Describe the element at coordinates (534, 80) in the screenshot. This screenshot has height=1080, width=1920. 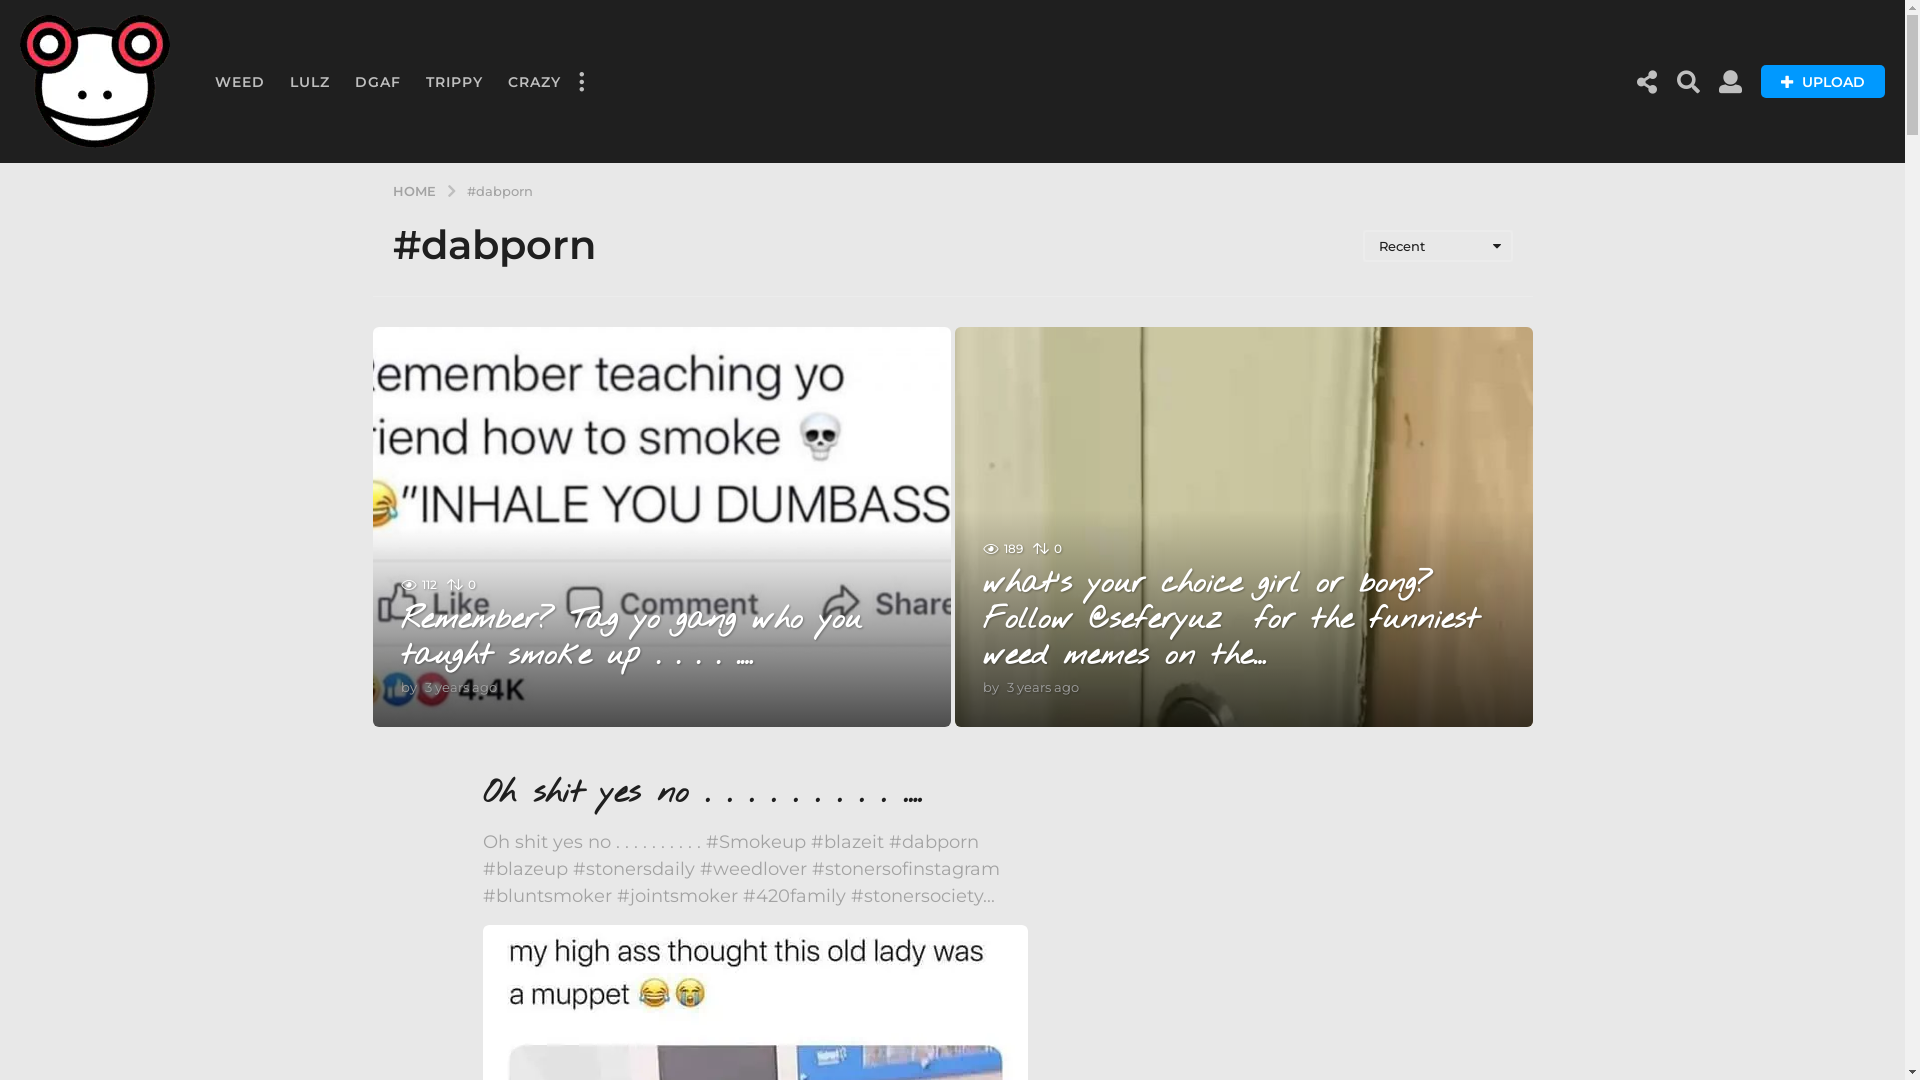
I see `'CRAZY'` at that location.